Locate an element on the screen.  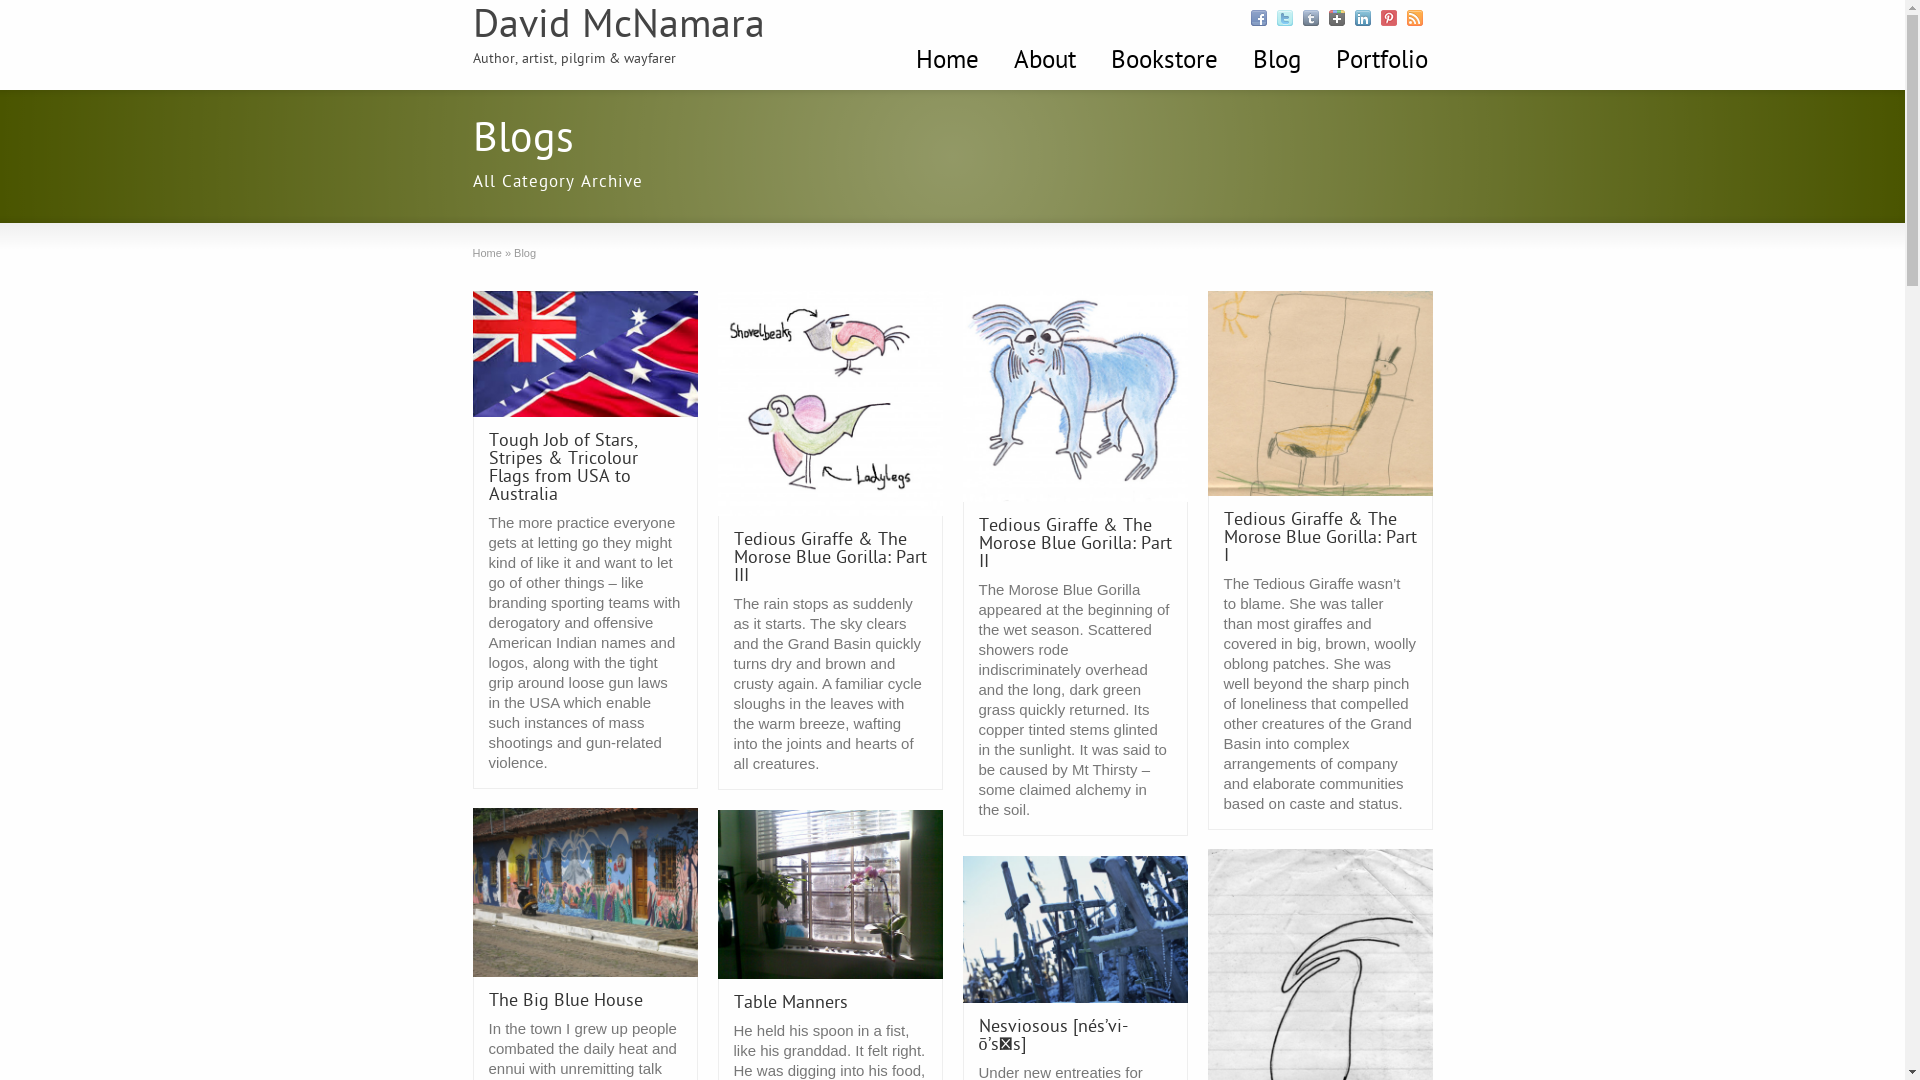
'Follow Me Pinterest' is located at coordinates (1386, 18).